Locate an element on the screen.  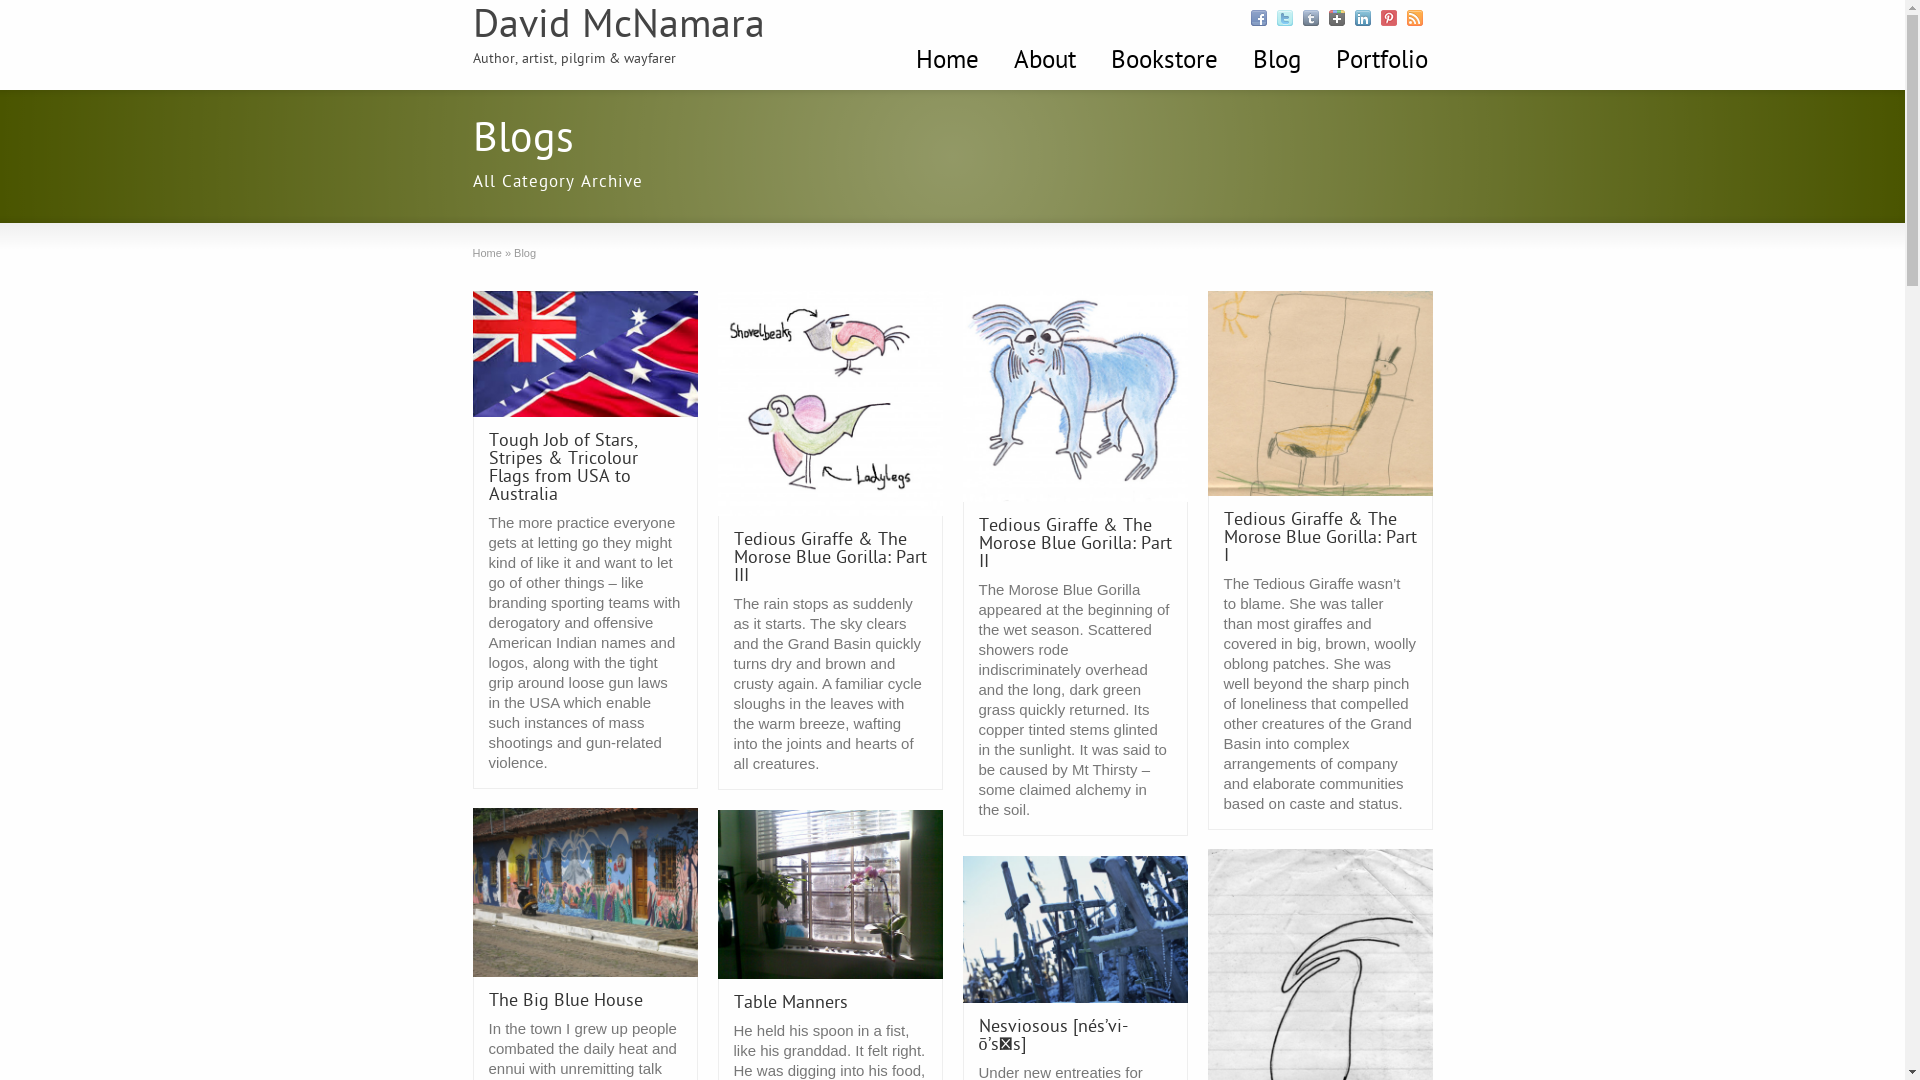
'Follow Me Pinterest' is located at coordinates (1386, 18).